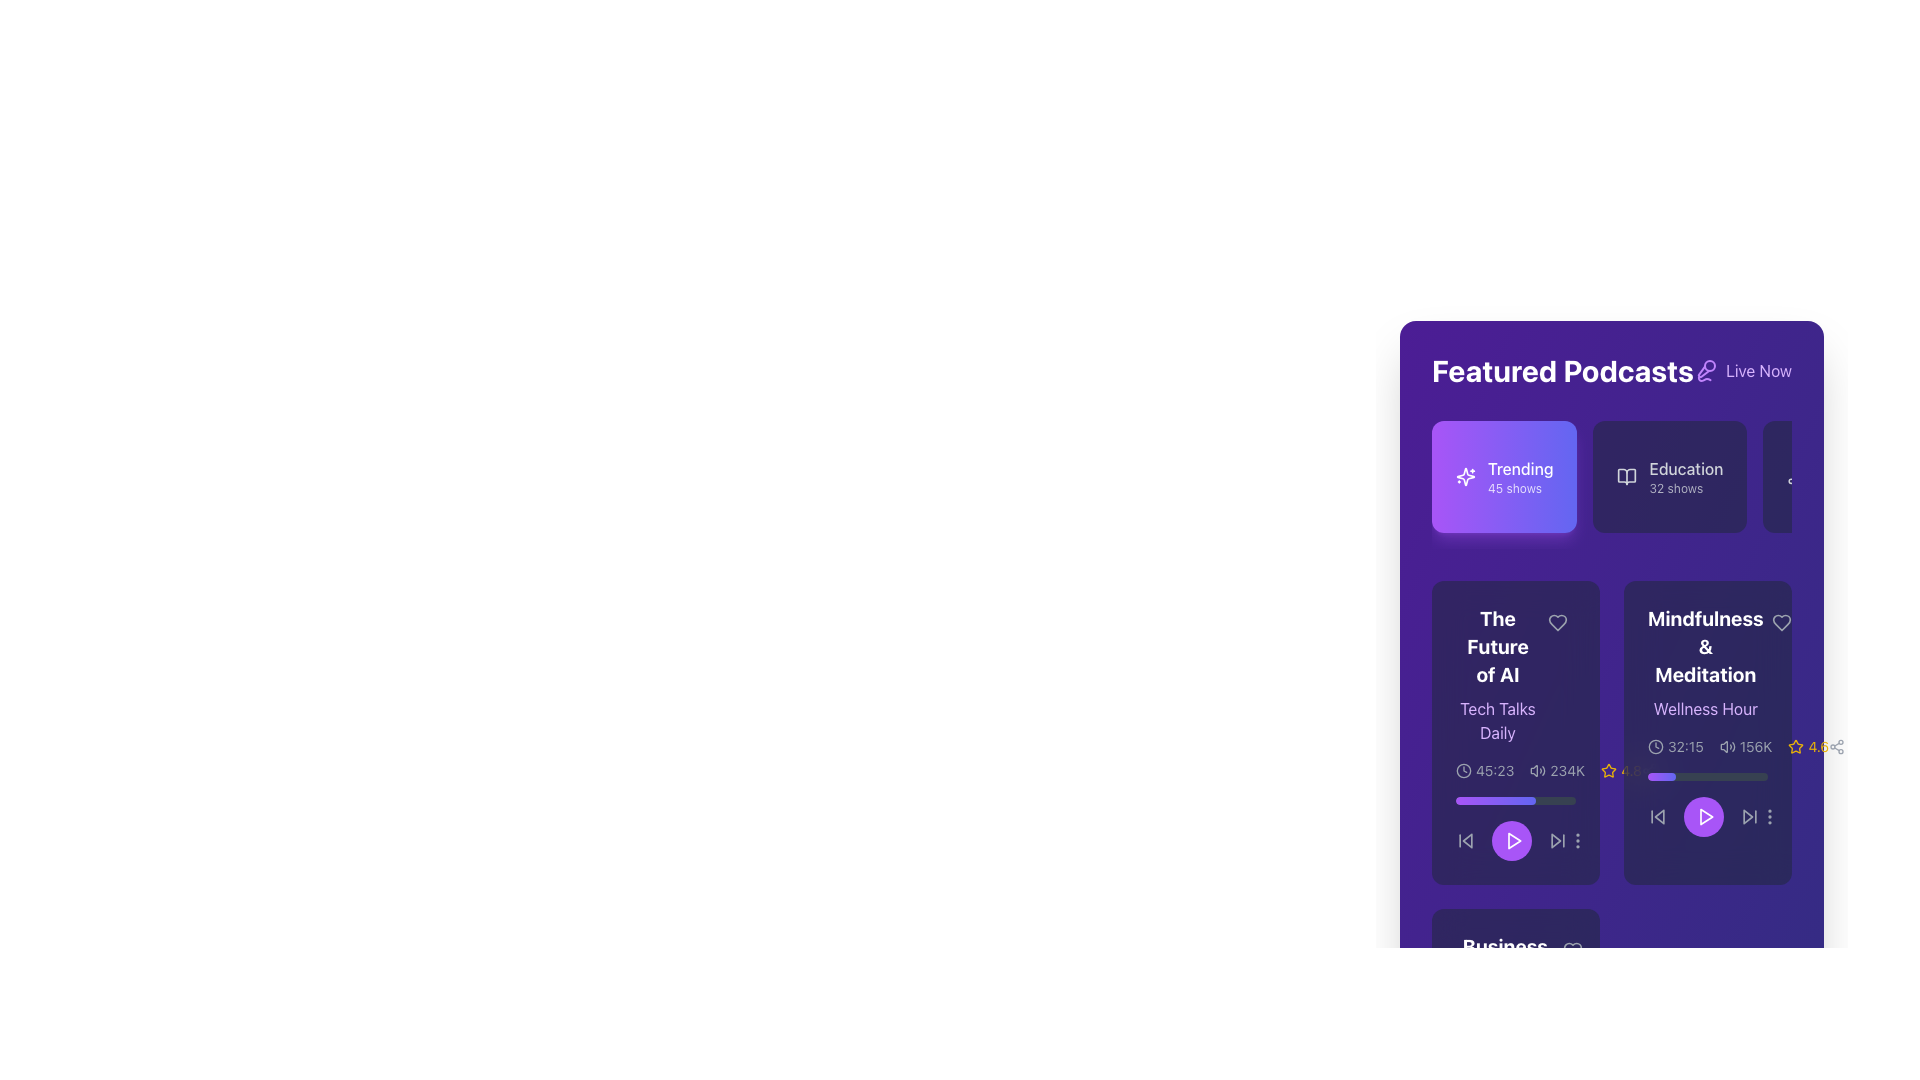  I want to click on displayed time from the Label showing a clock icon and the text '45:23', which is styled in white on a purple backdrop and is positioned to the left of elements displaying '234K' and '4.8', so click(1485, 770).